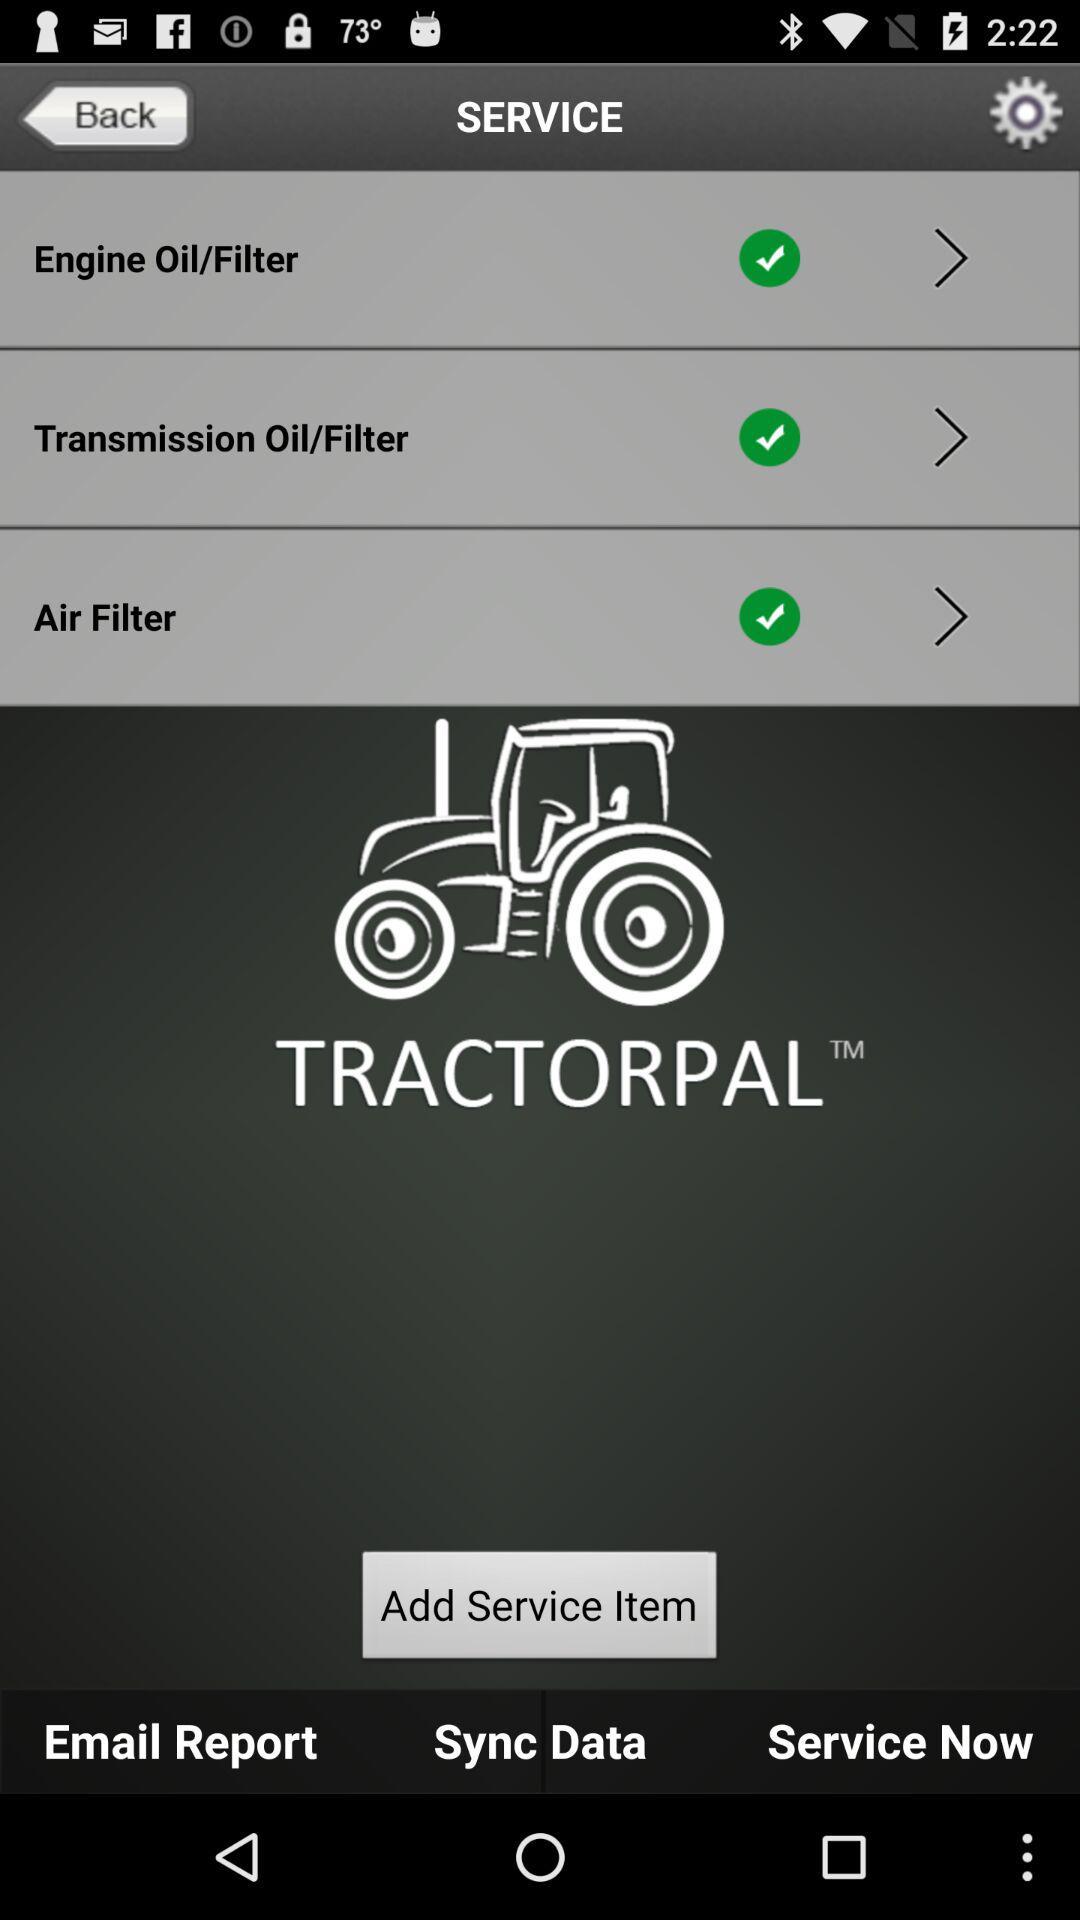  Describe the element at coordinates (950, 436) in the screenshot. I see `previous` at that location.